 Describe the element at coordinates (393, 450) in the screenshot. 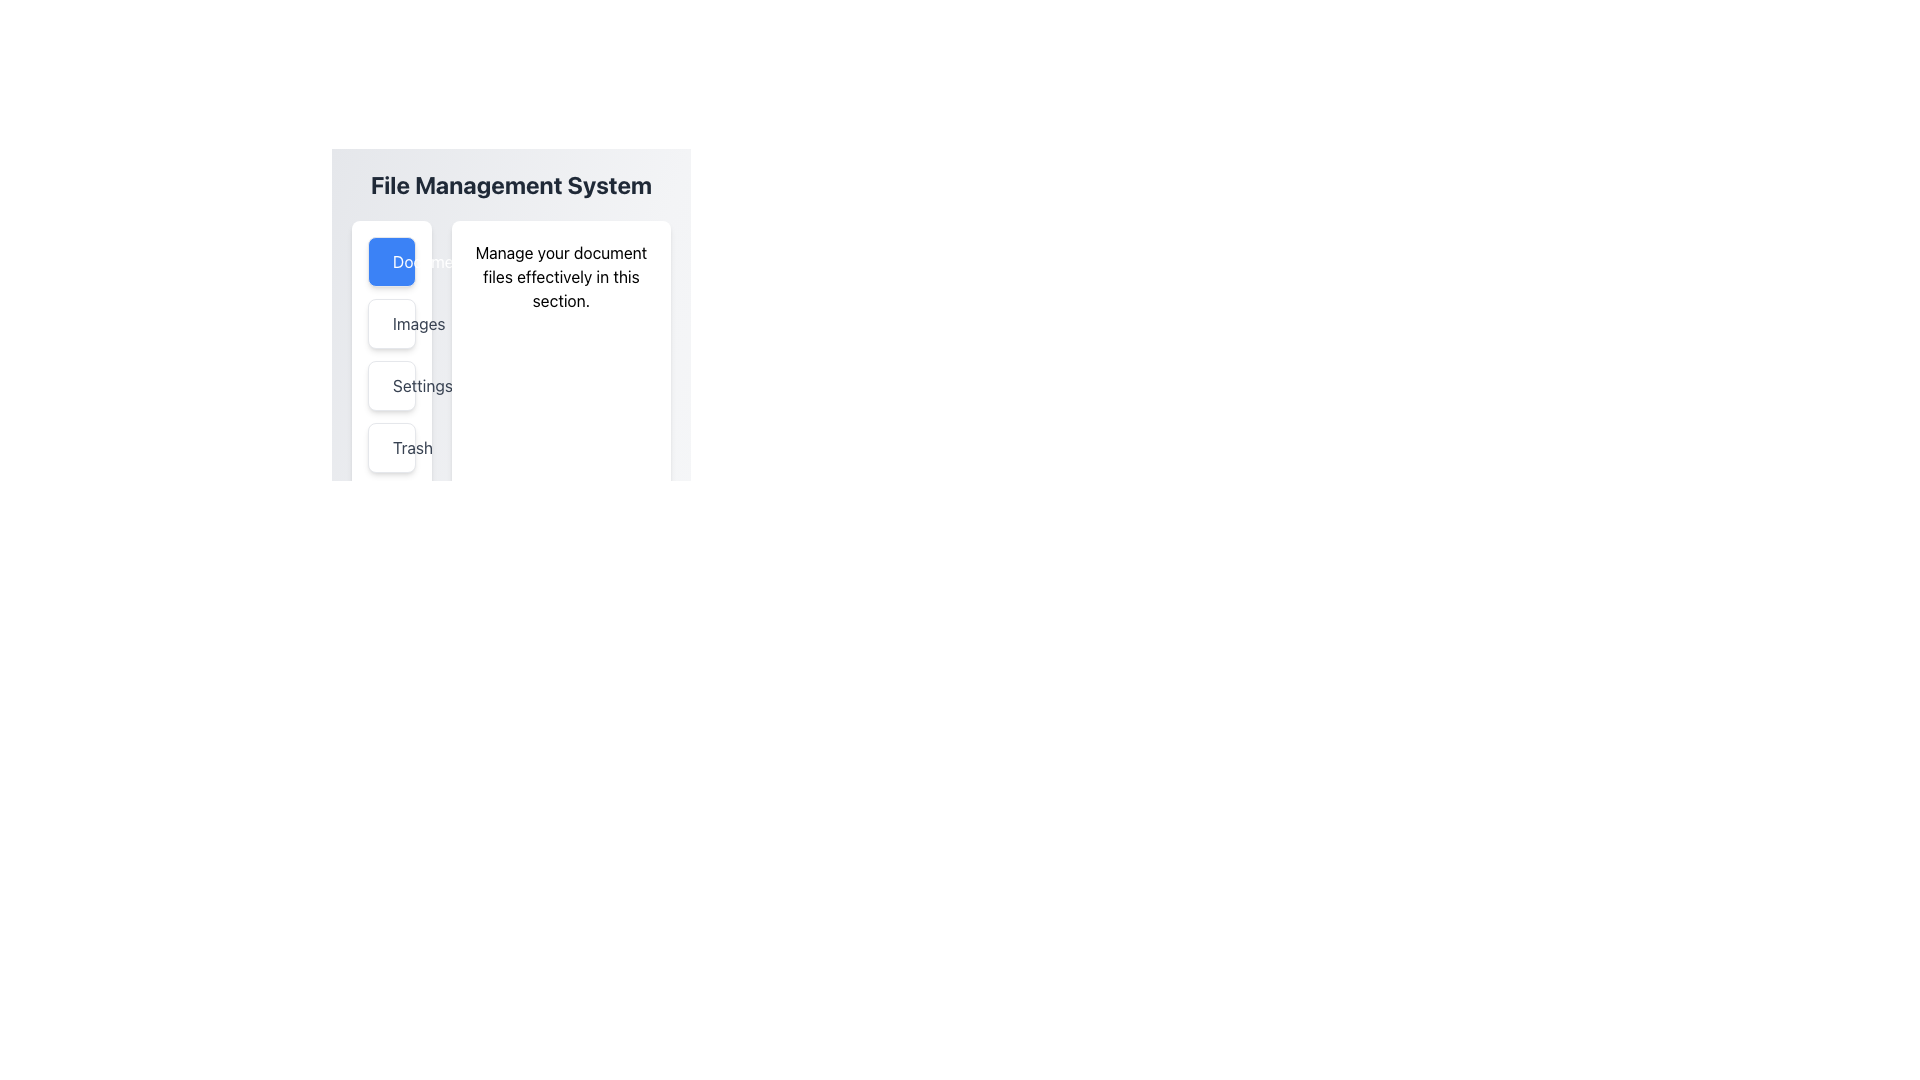

I see `the delete icon located in the vertical navigation bar on the left side of the interface to initiate a delete action` at that location.